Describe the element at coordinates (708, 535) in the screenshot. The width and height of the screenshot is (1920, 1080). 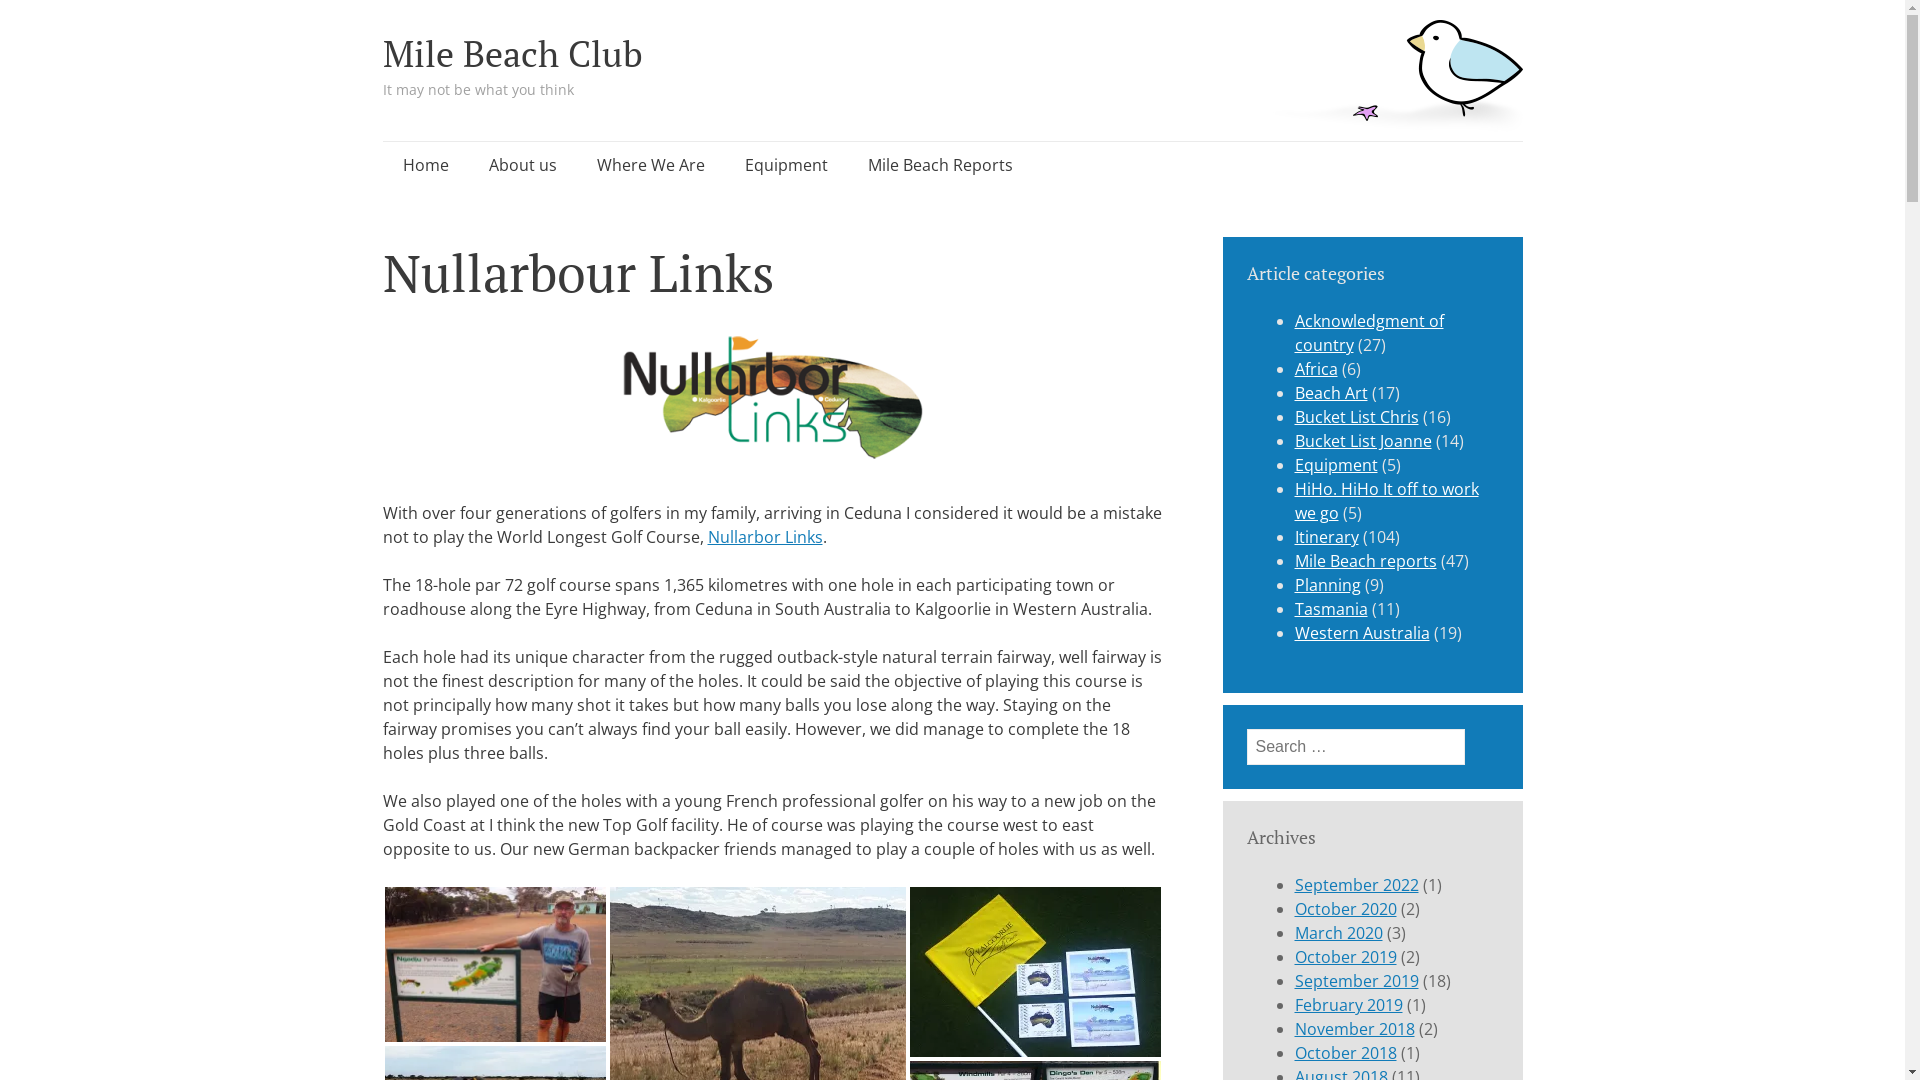
I see `'Nullarbor Links'` at that location.